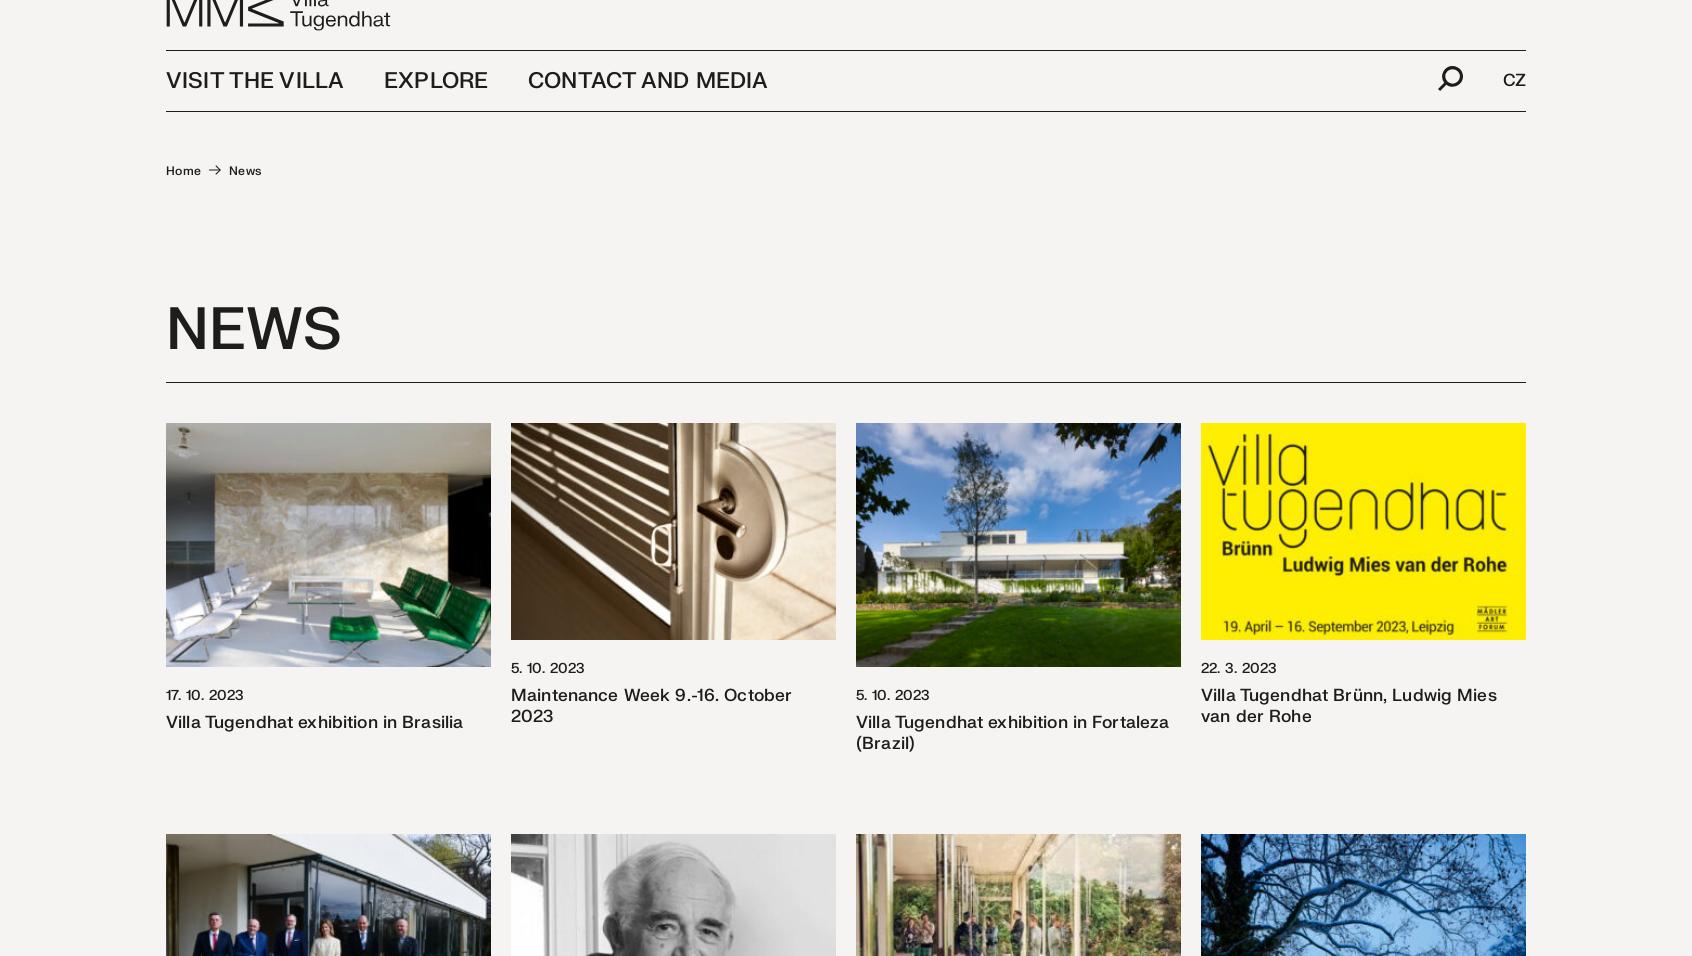  Describe the element at coordinates (164, 171) in the screenshot. I see `'Home'` at that location.